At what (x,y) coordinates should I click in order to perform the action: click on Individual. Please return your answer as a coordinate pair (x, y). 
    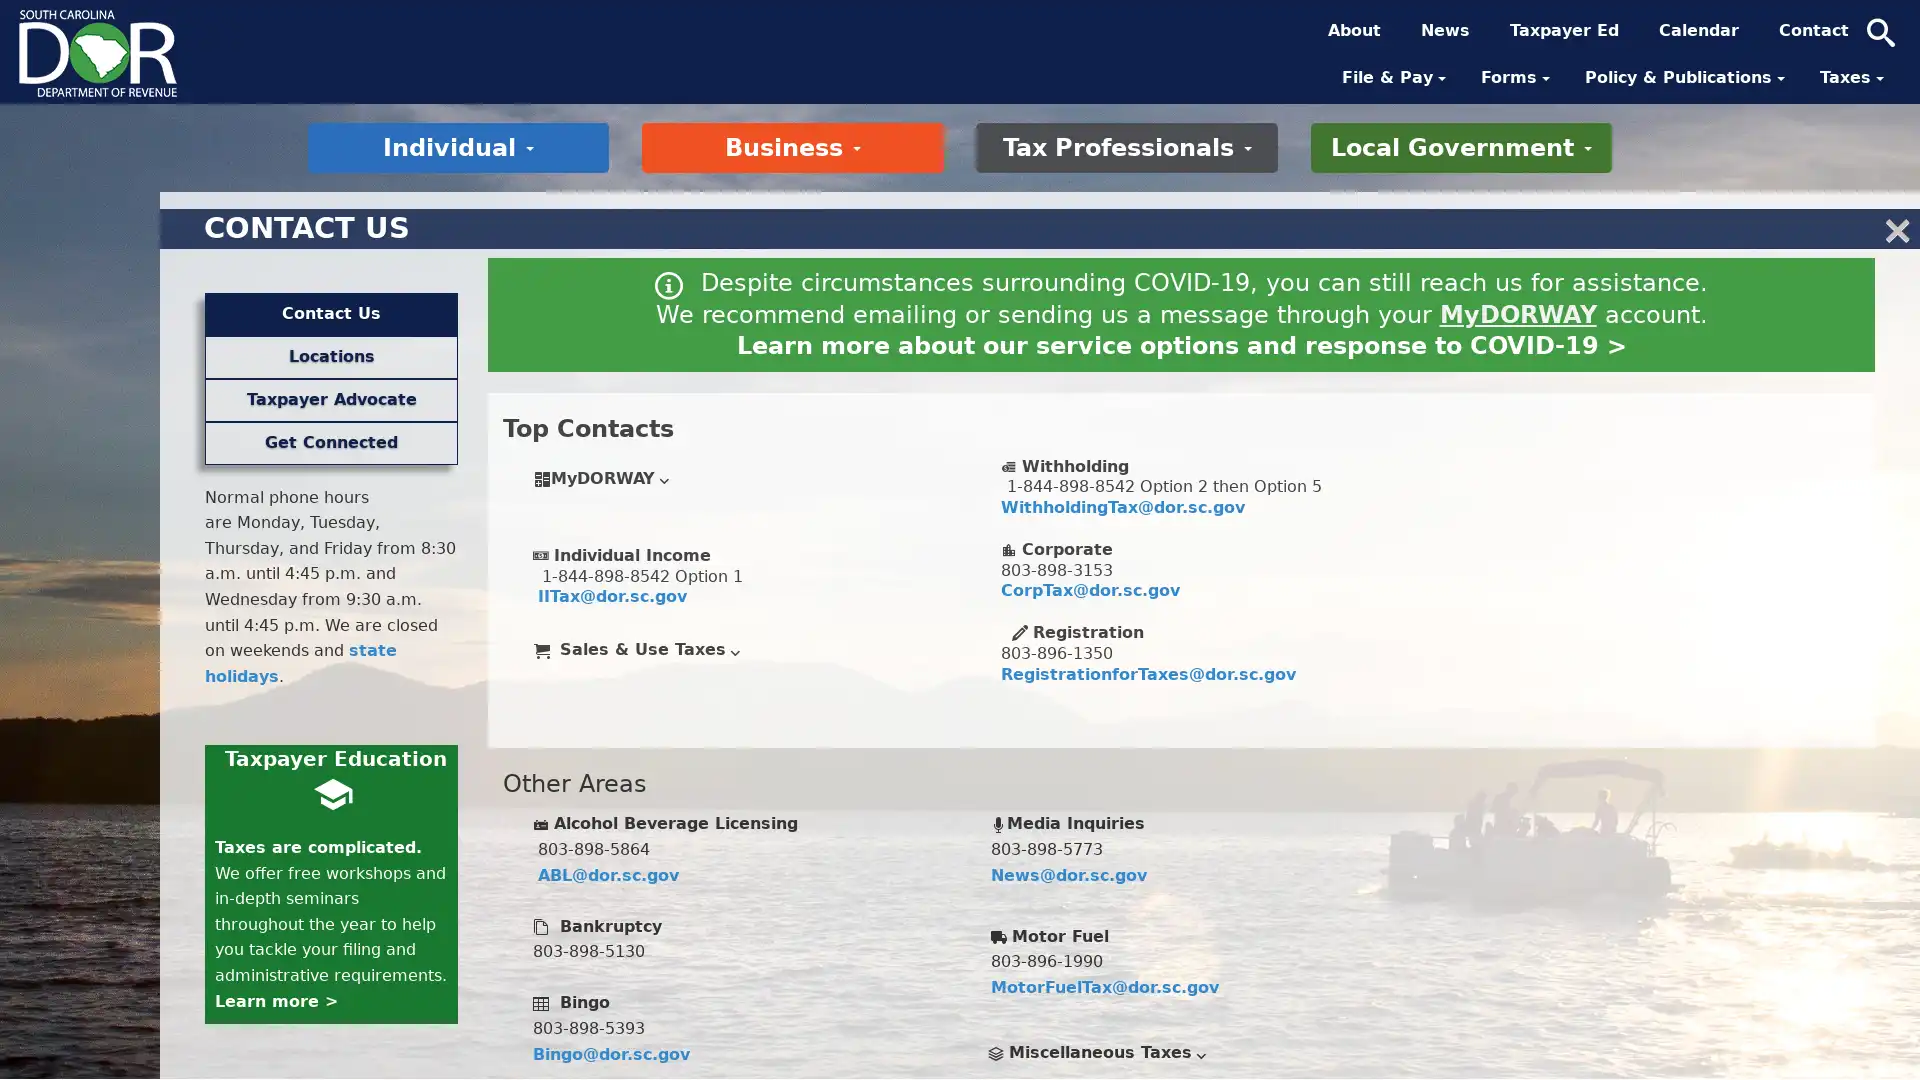
    Looking at the image, I should click on (456, 145).